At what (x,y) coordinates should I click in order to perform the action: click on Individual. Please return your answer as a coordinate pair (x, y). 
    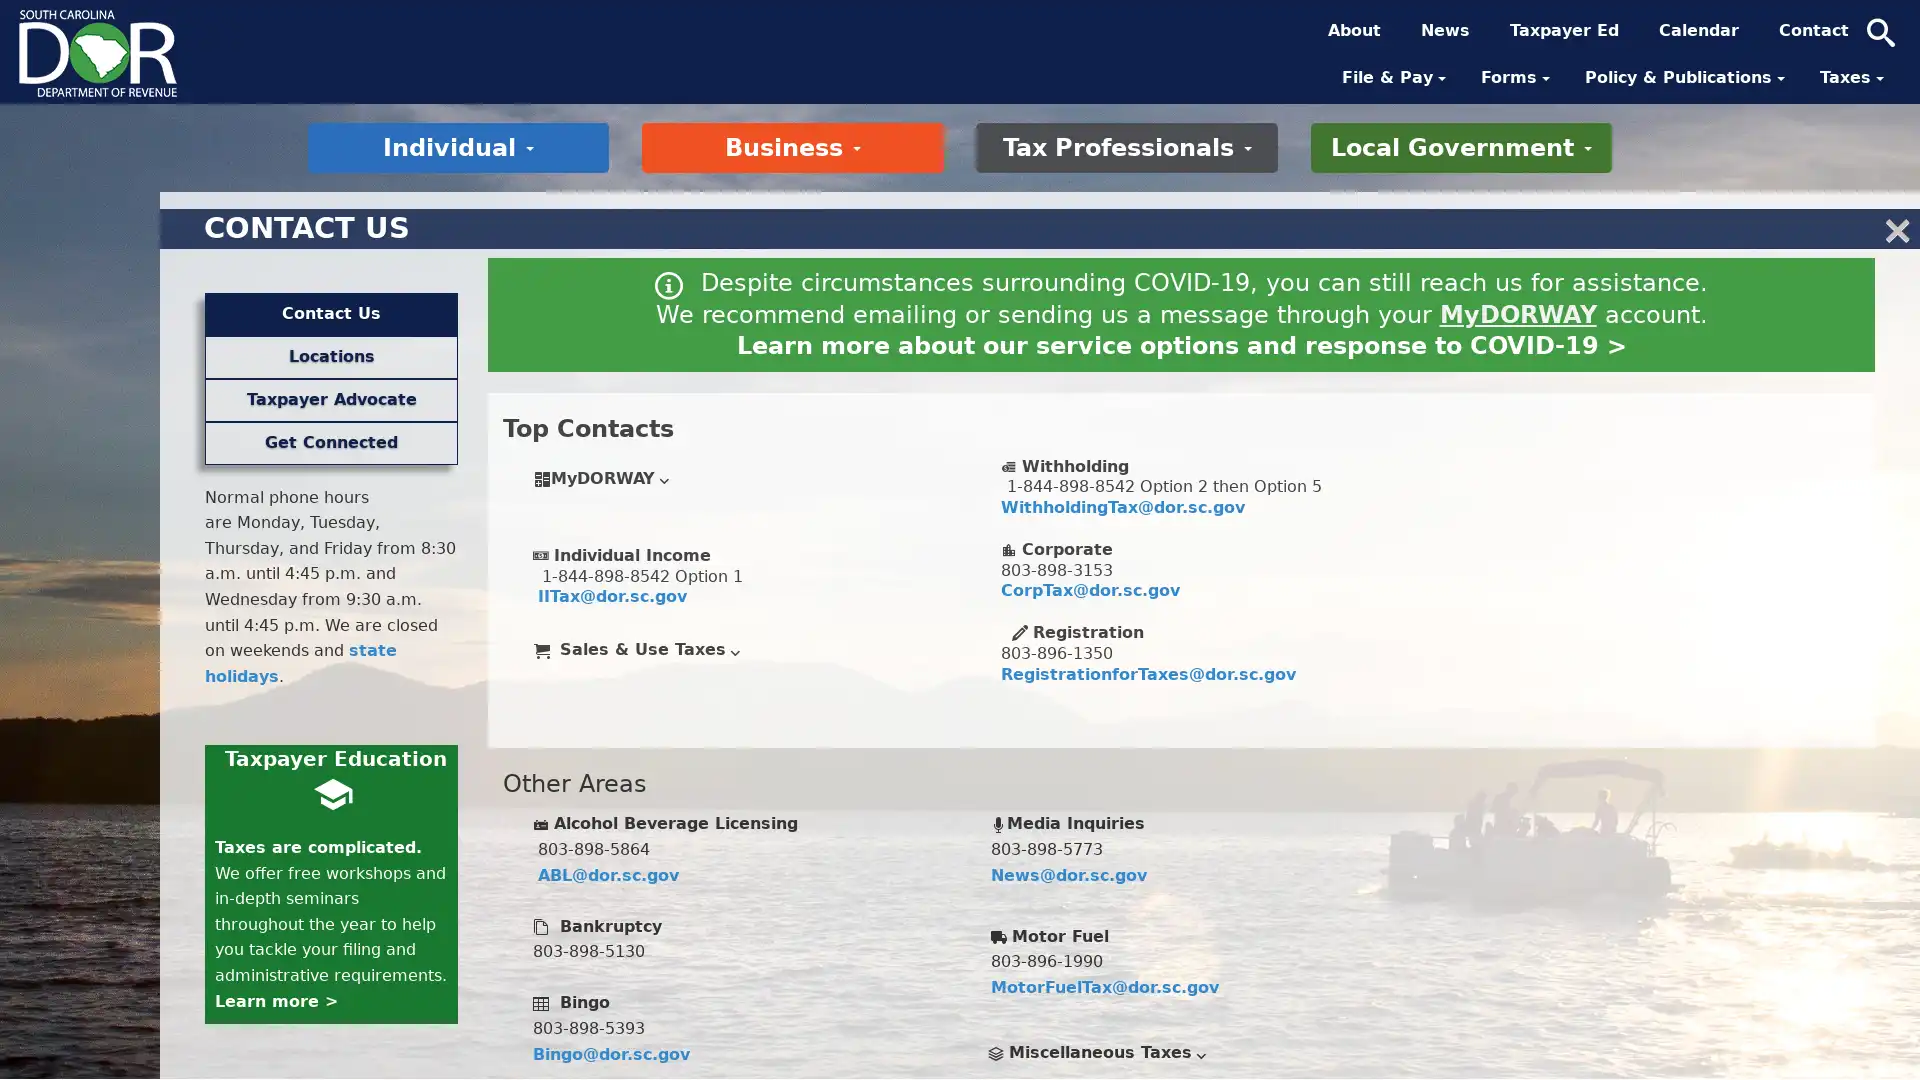
    Looking at the image, I should click on (456, 145).